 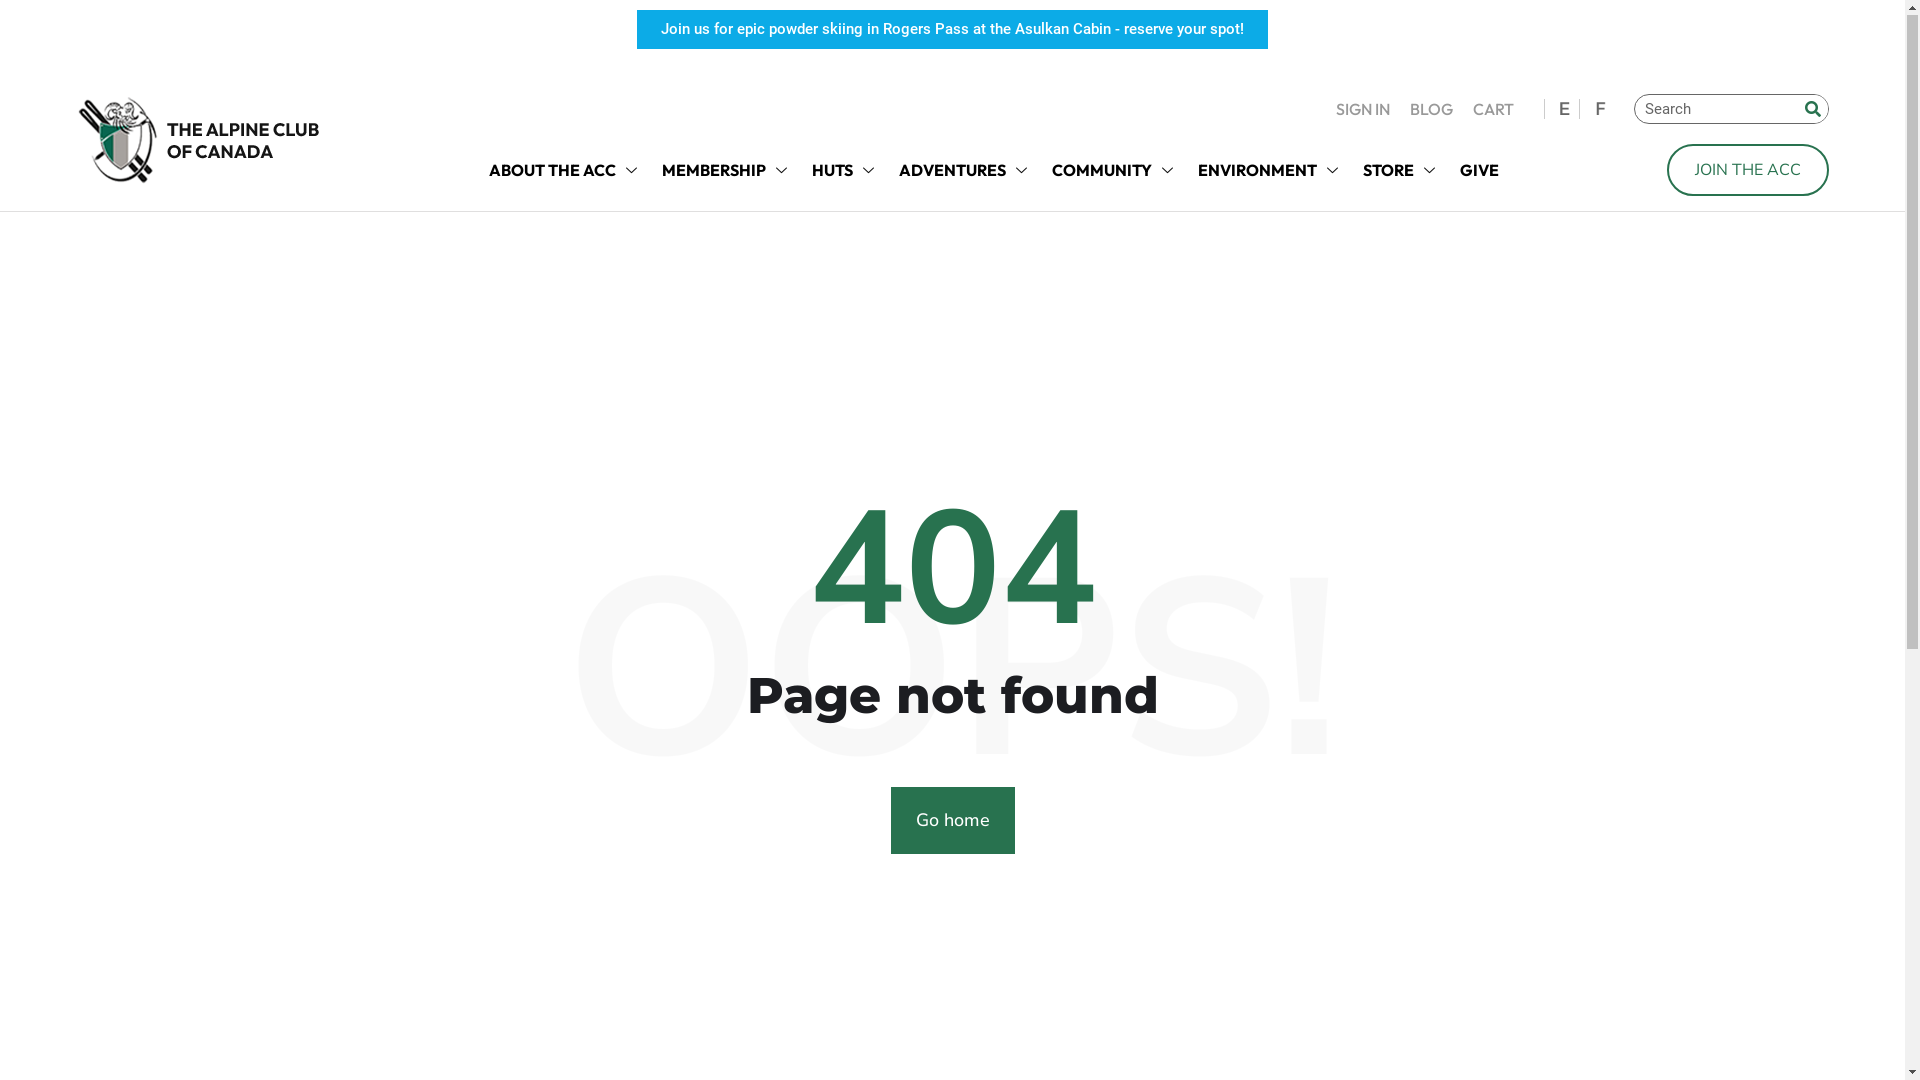 What do you see at coordinates (1113, 170) in the screenshot?
I see `'COMMUNITY'` at bounding box center [1113, 170].